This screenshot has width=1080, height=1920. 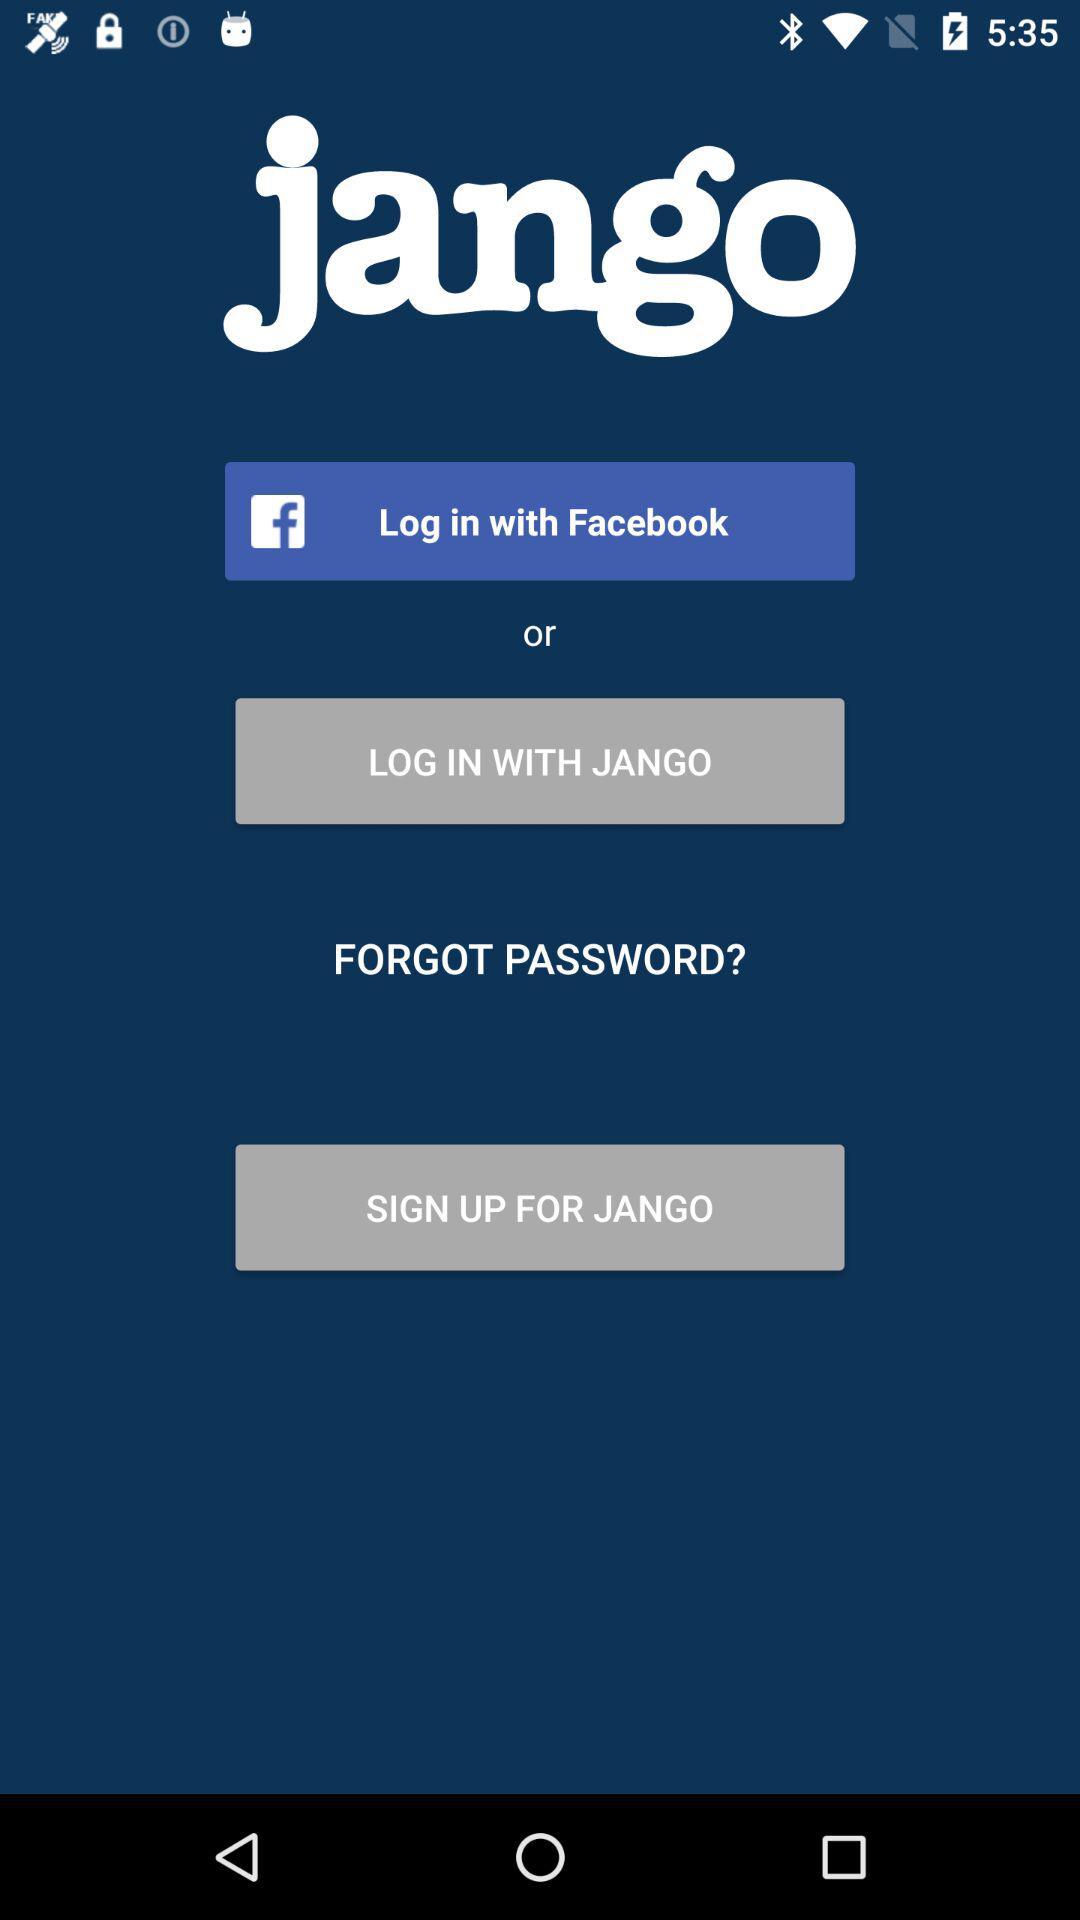 I want to click on sign up for icon, so click(x=540, y=1206).